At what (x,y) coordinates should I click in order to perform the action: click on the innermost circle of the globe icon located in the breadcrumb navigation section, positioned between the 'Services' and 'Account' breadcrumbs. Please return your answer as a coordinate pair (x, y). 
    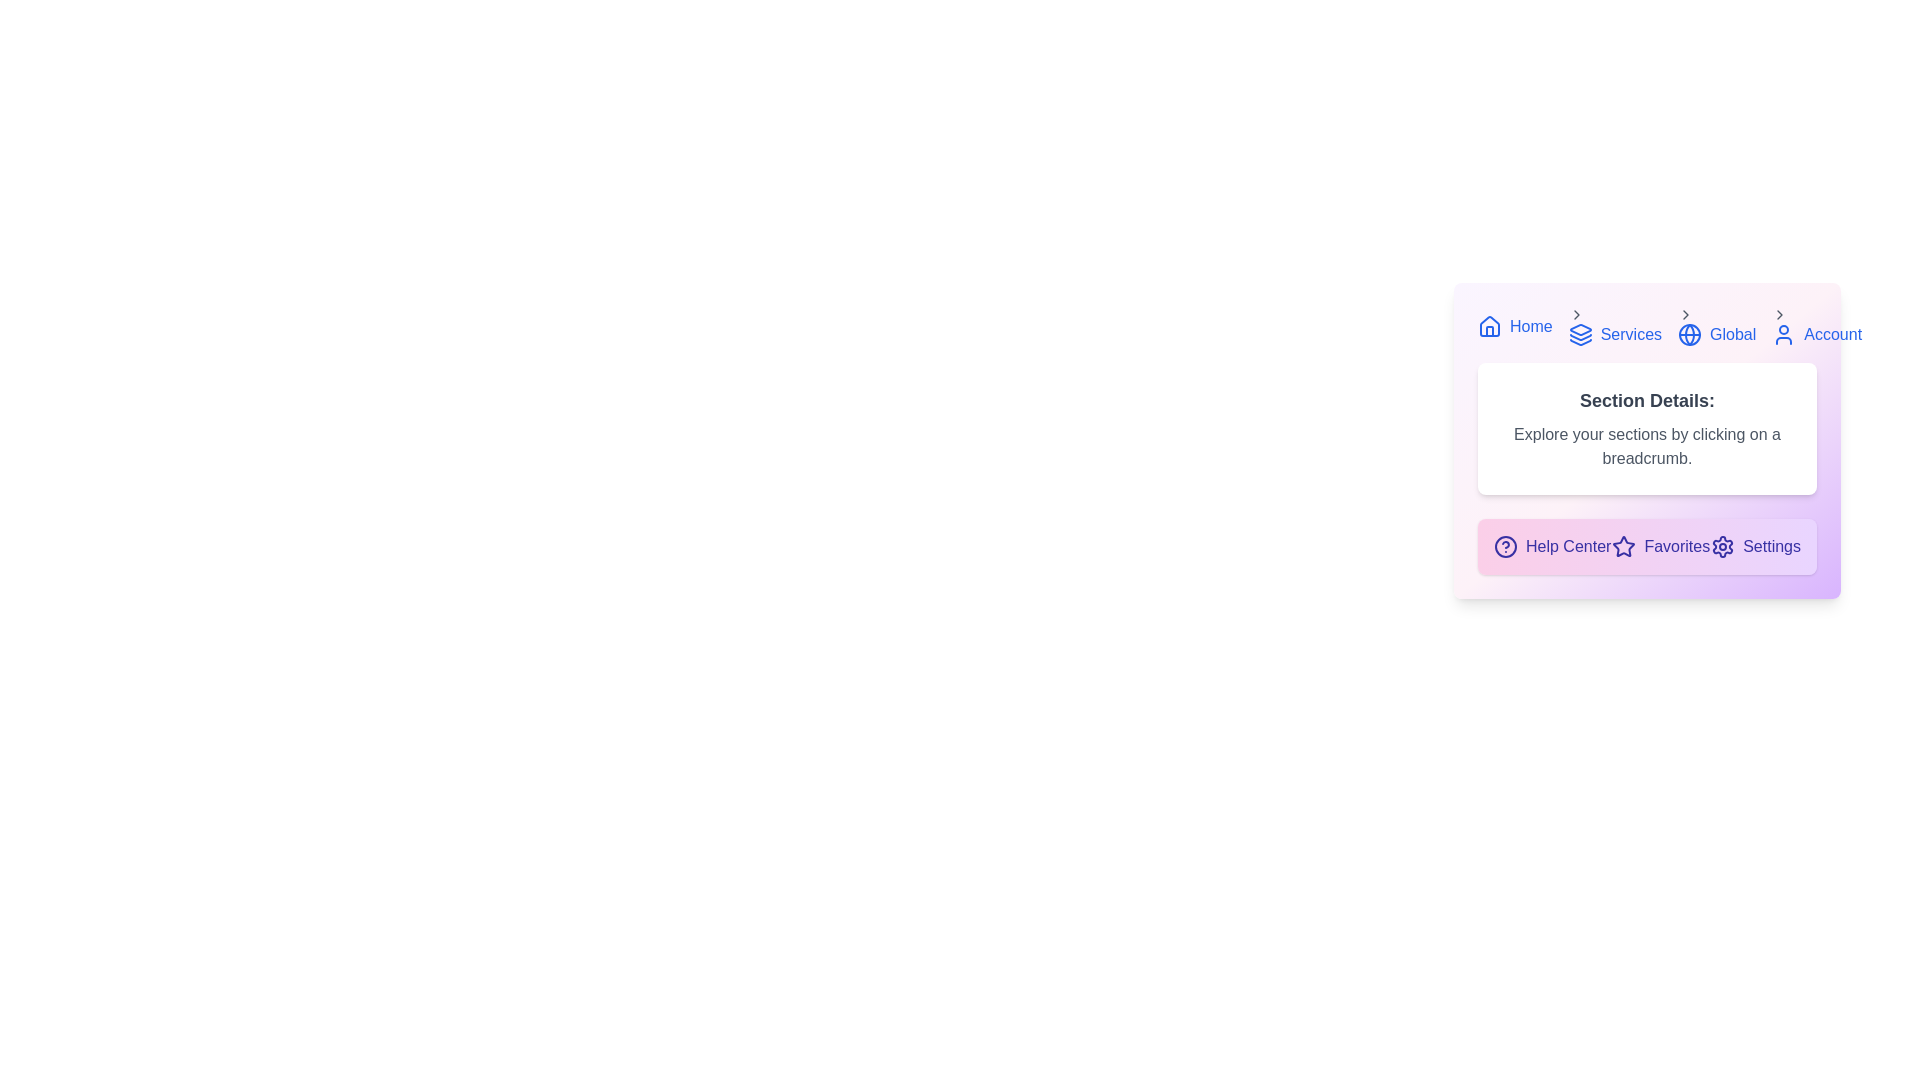
    Looking at the image, I should click on (1688, 334).